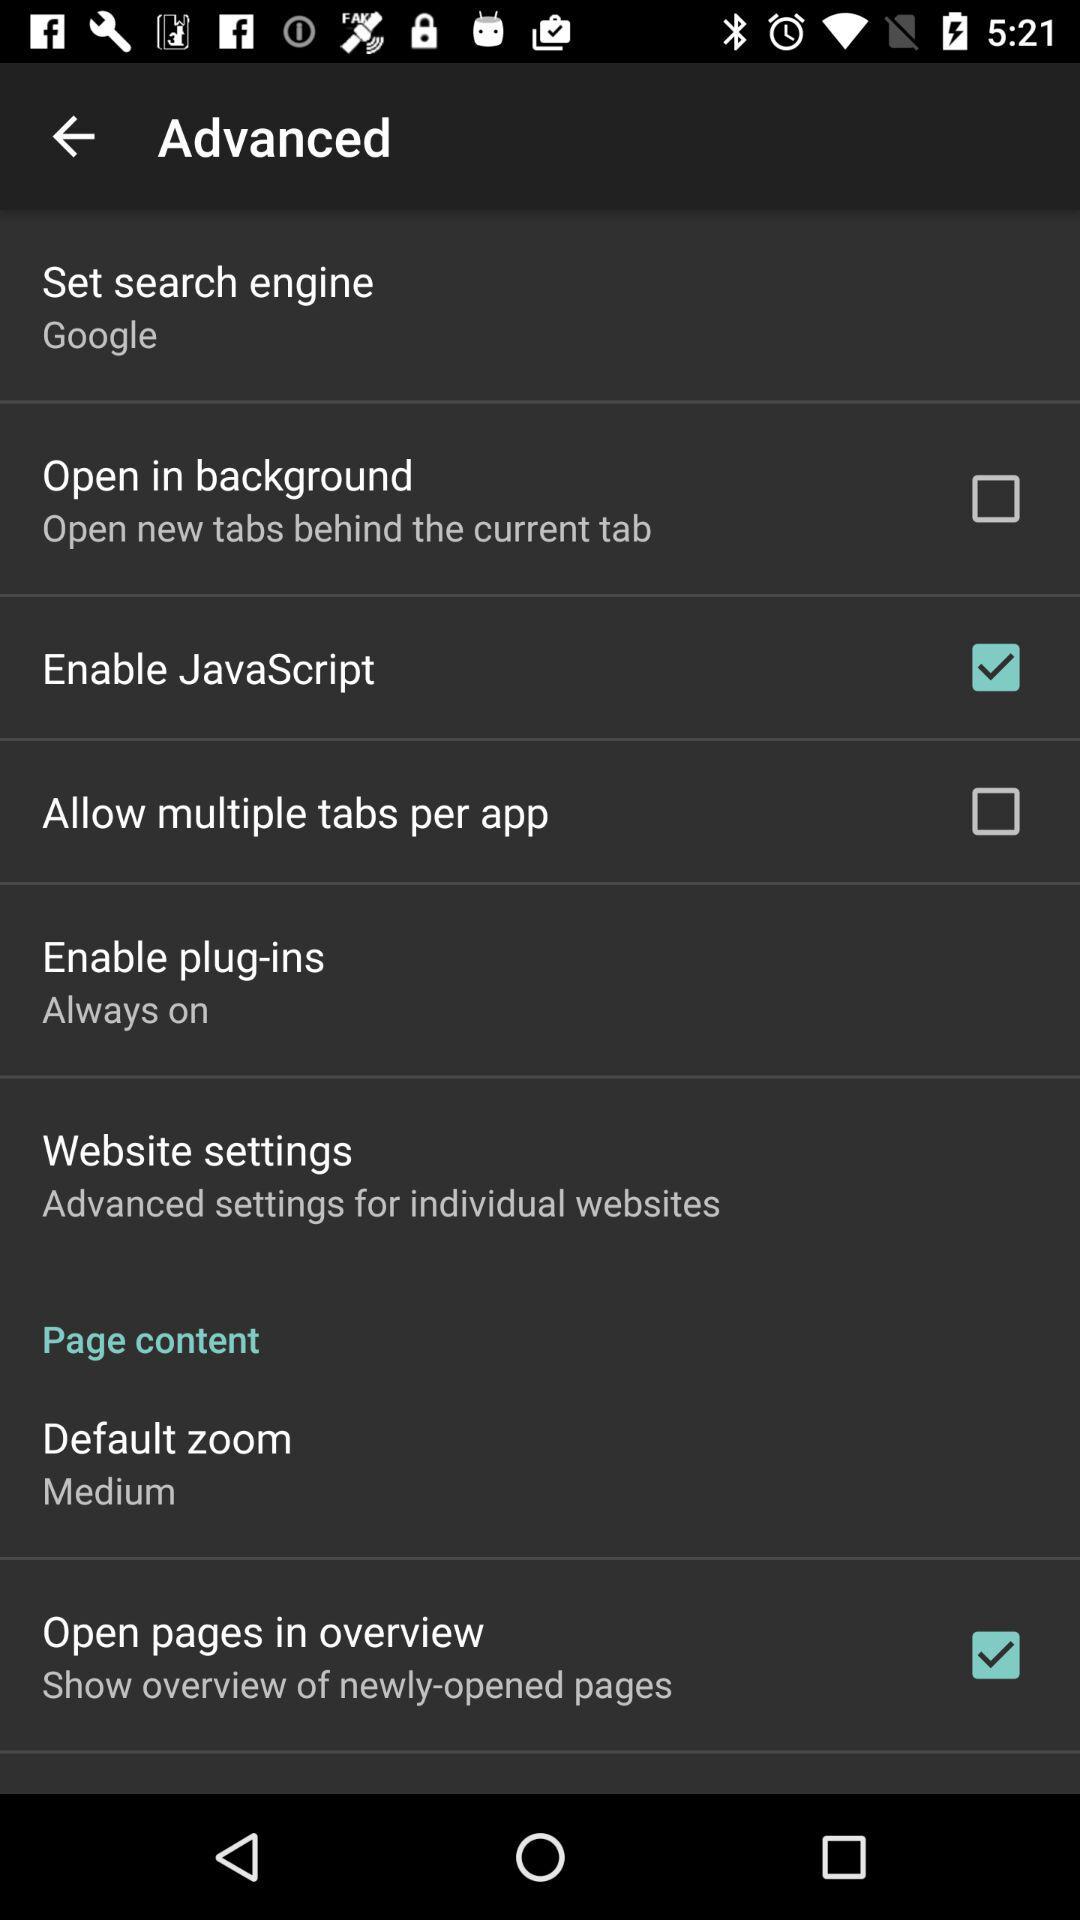 Image resolution: width=1080 pixels, height=1920 pixels. Describe the element at coordinates (208, 667) in the screenshot. I see `item below the open new tabs icon` at that location.